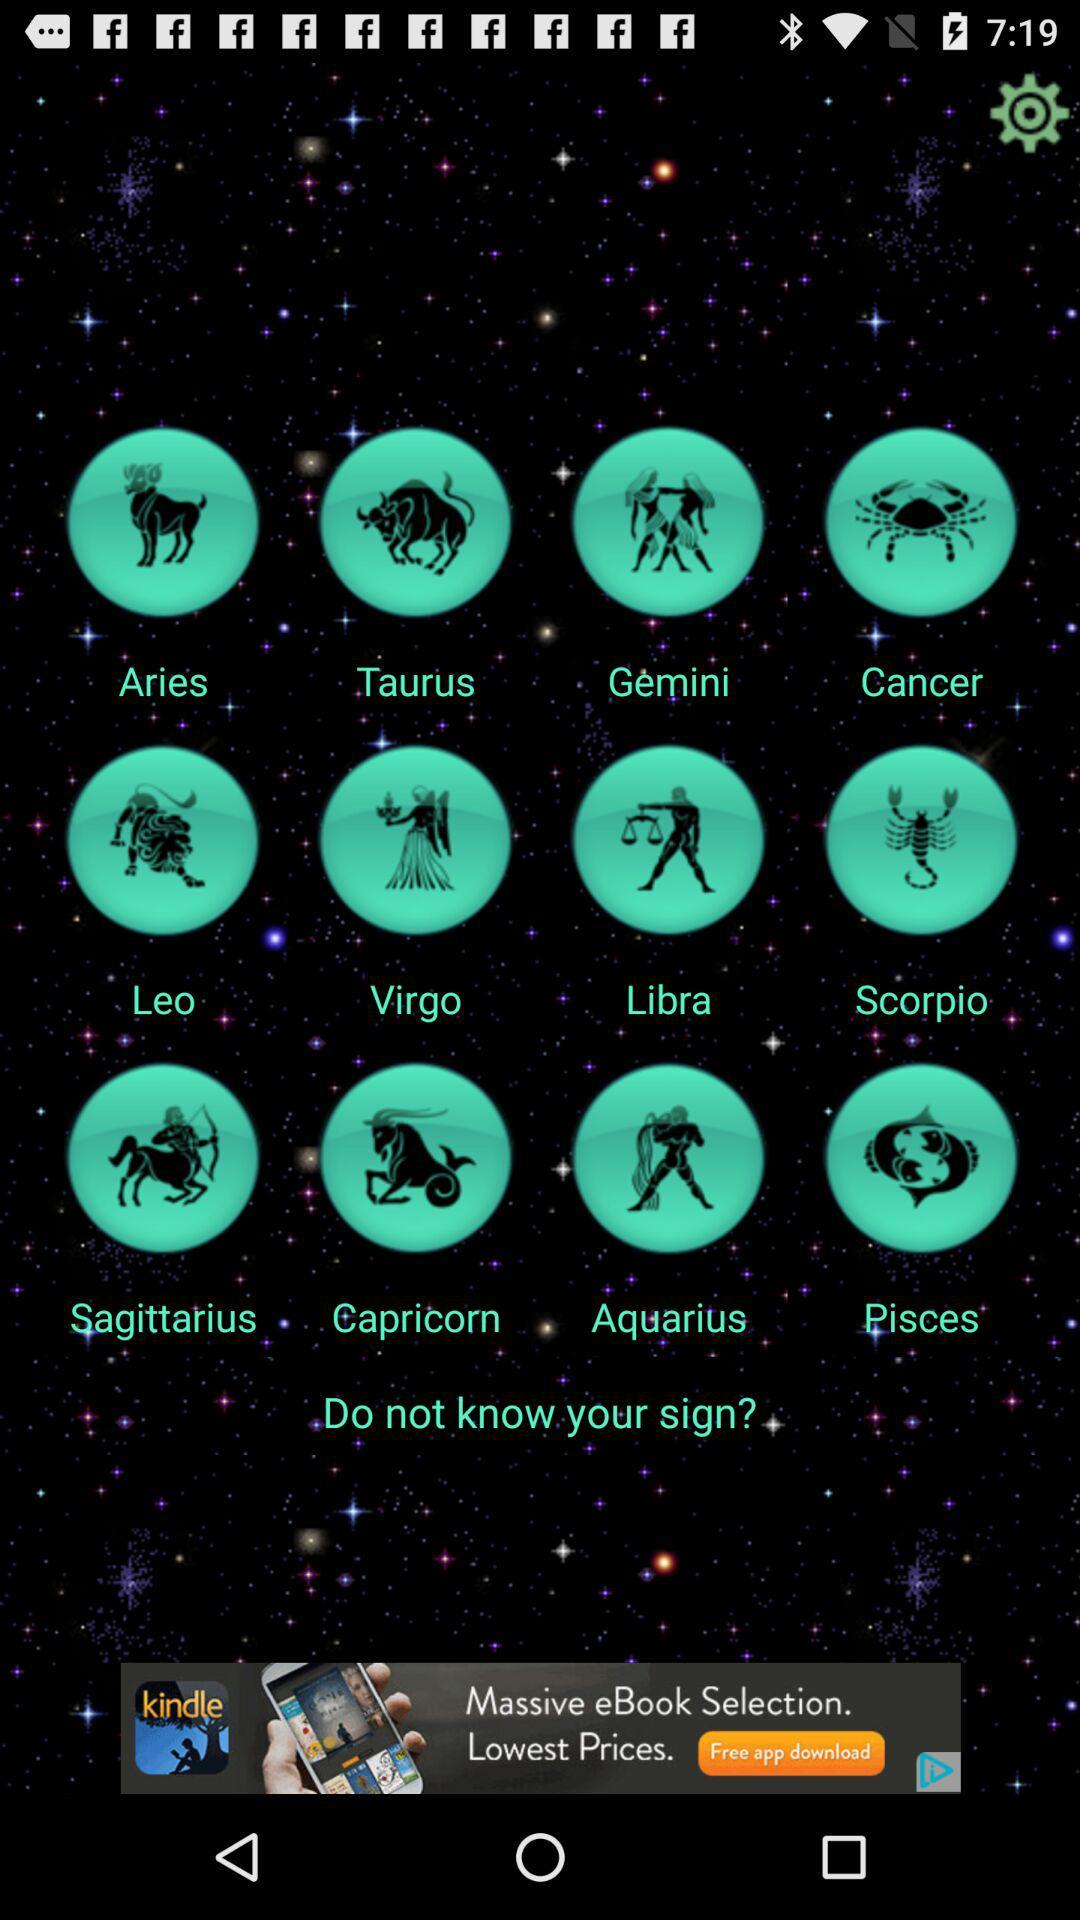 The image size is (1080, 1920). I want to click on settings option, so click(1029, 112).